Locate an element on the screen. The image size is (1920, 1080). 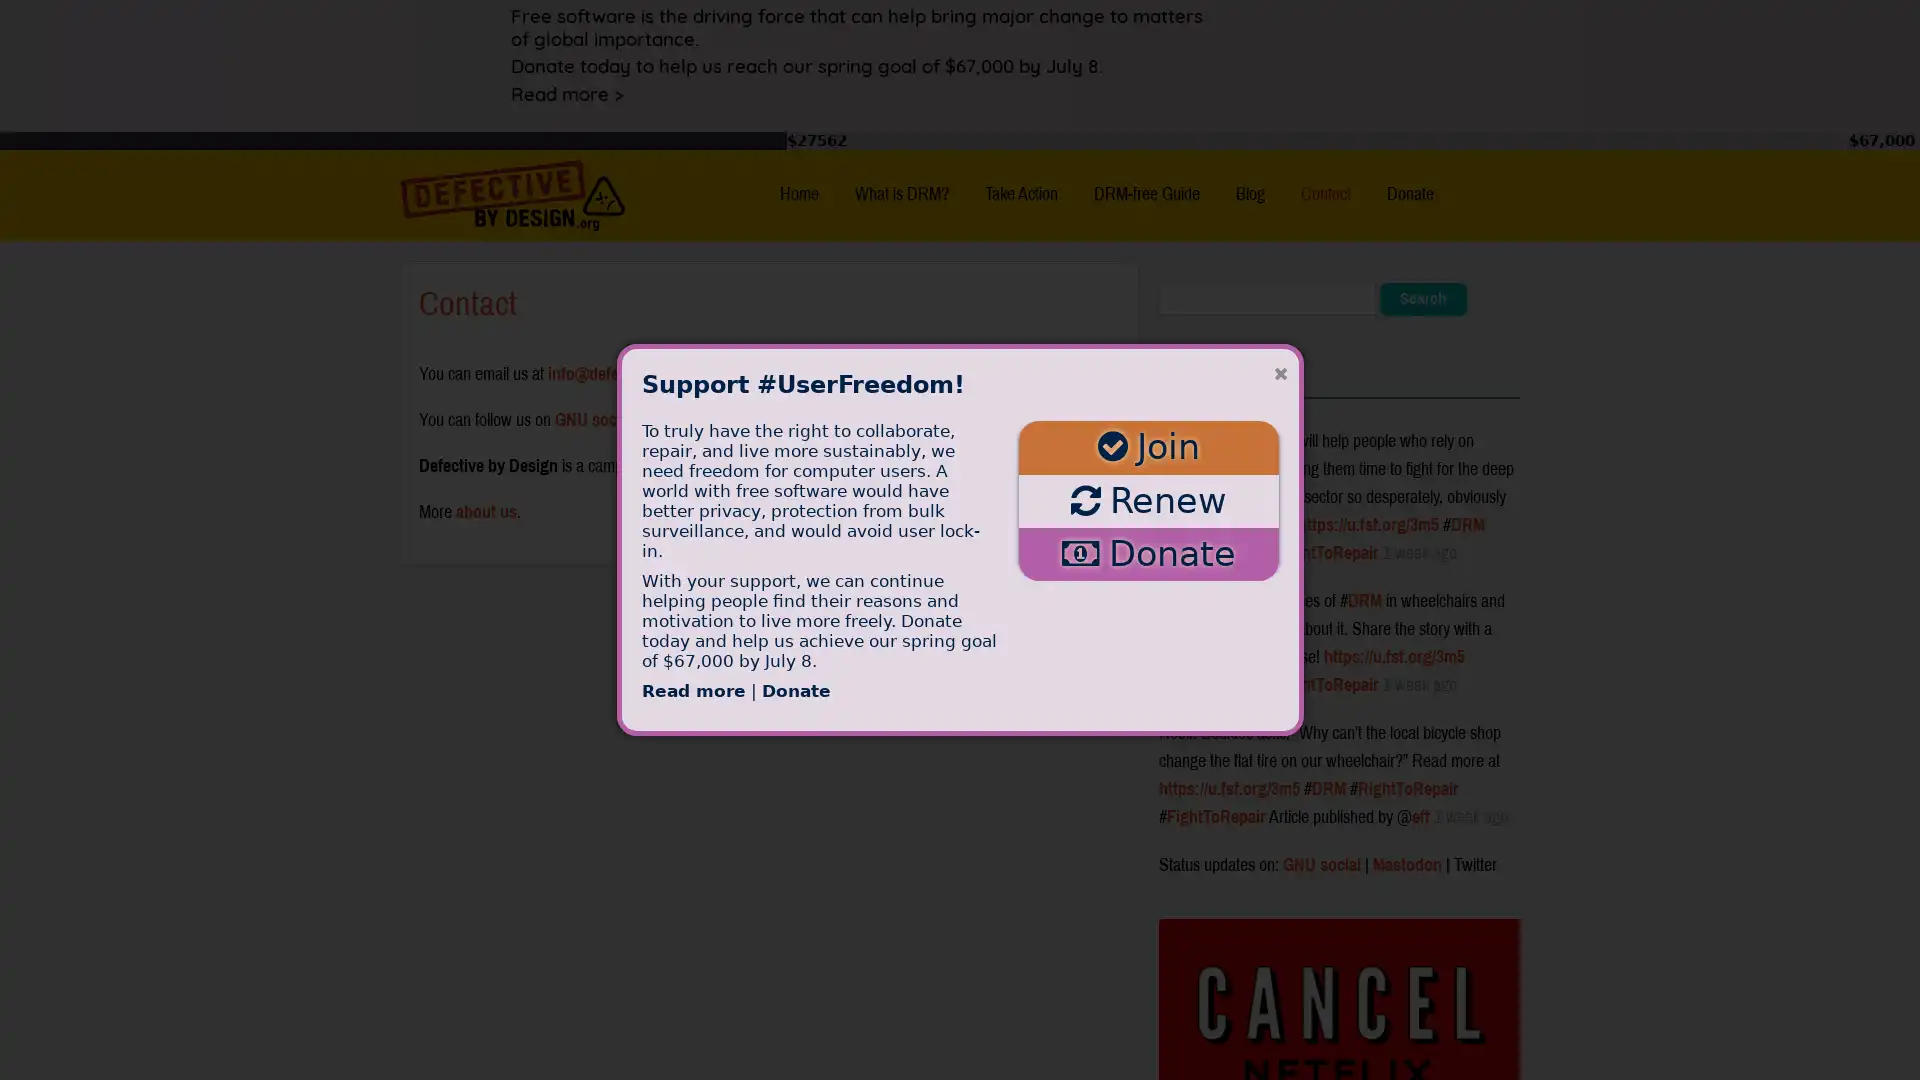
Search is located at coordinates (1421, 299).